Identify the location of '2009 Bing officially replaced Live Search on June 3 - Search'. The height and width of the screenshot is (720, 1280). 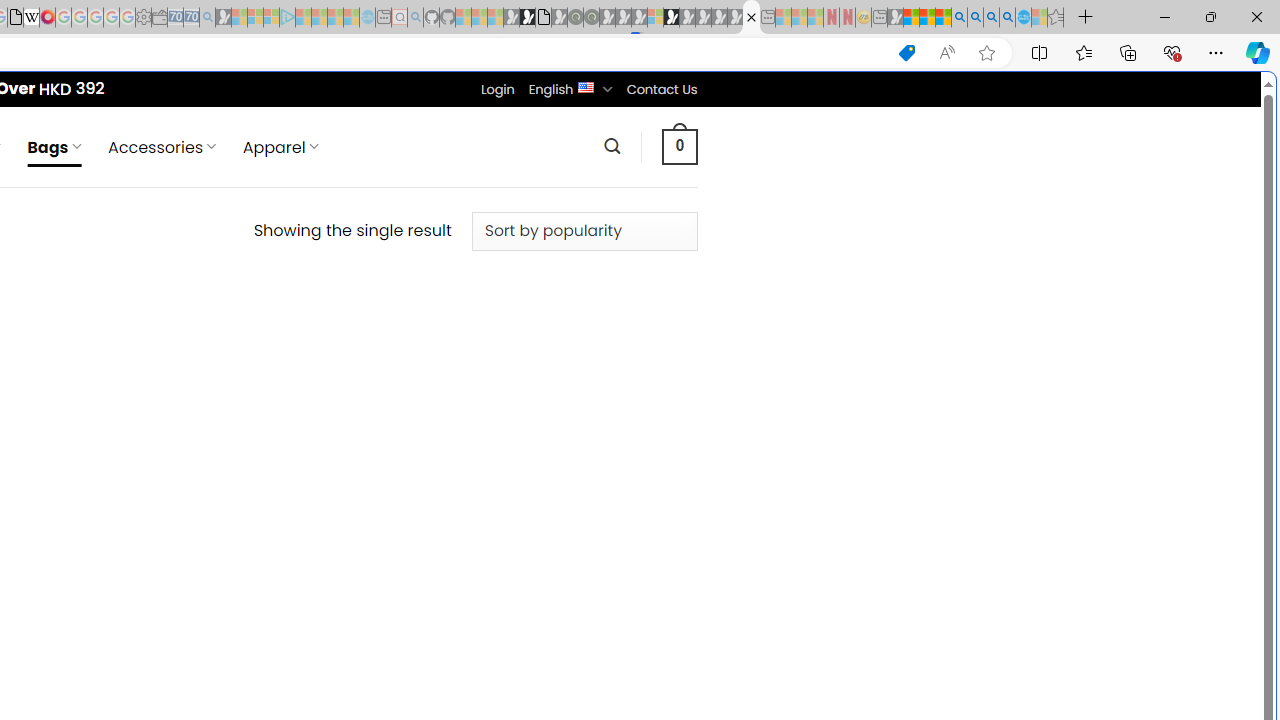
(975, 17).